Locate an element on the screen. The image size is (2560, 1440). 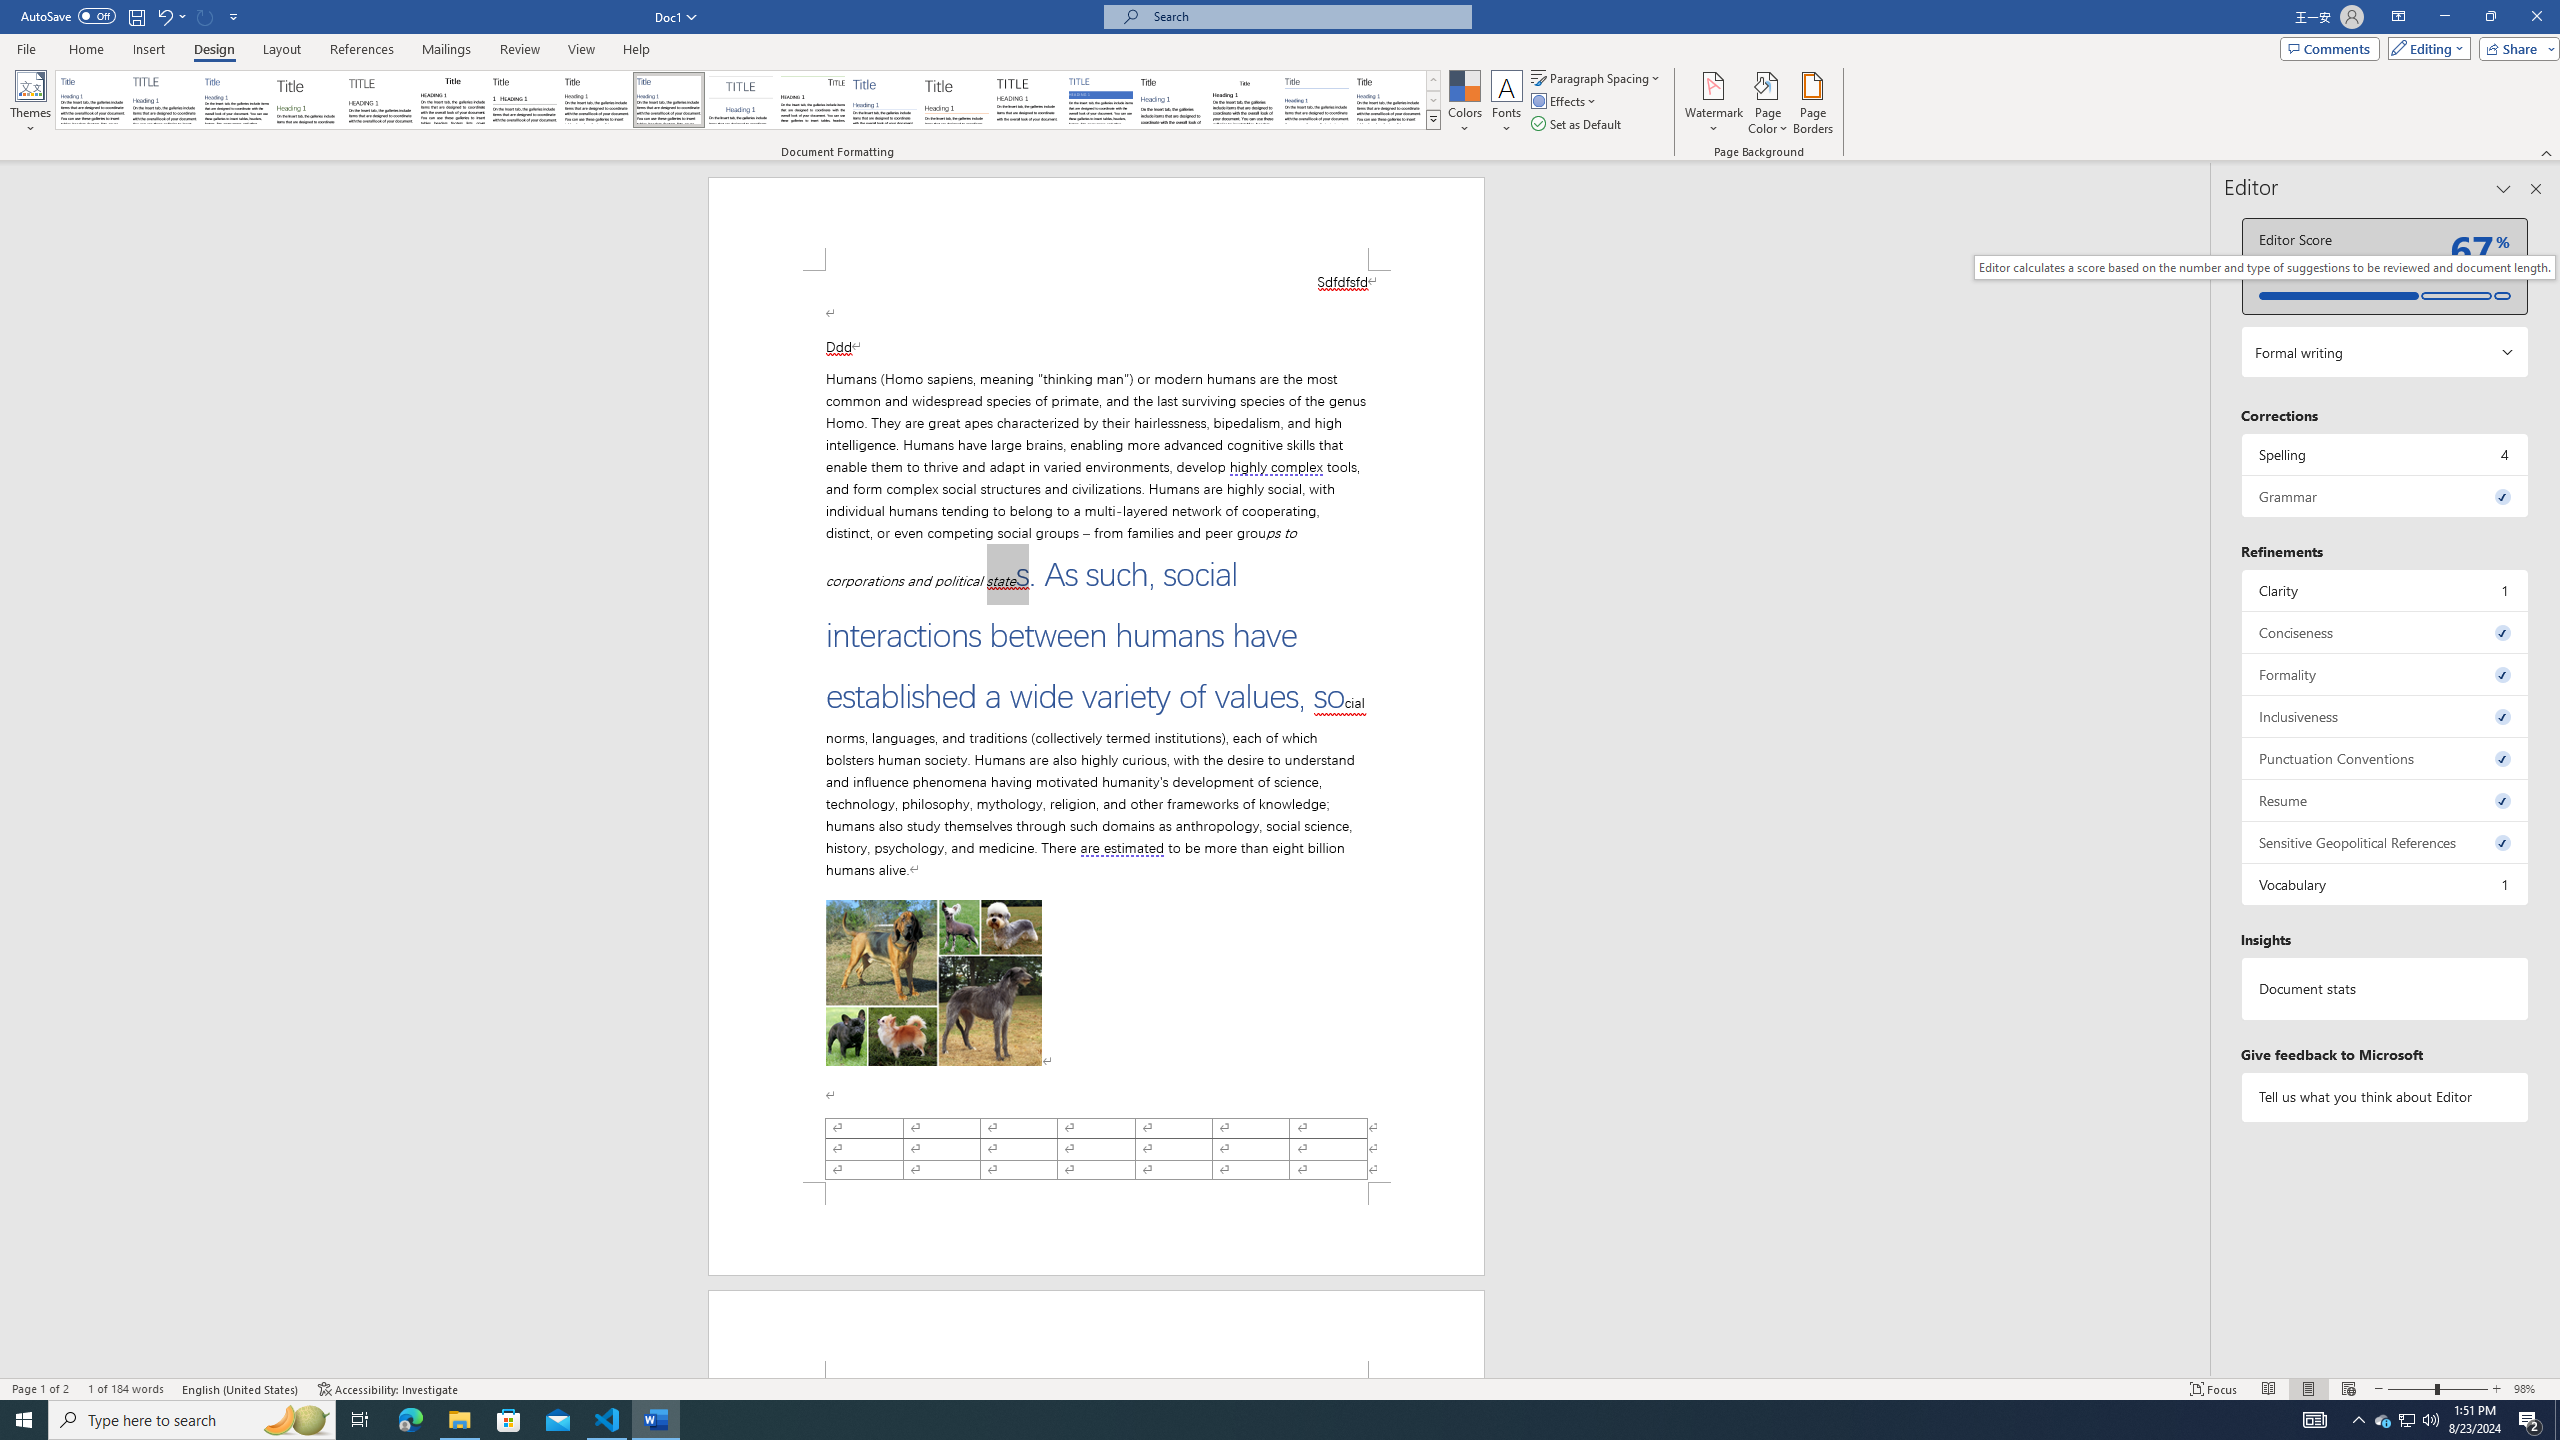
'Page 1 content' is located at coordinates (1096, 725).